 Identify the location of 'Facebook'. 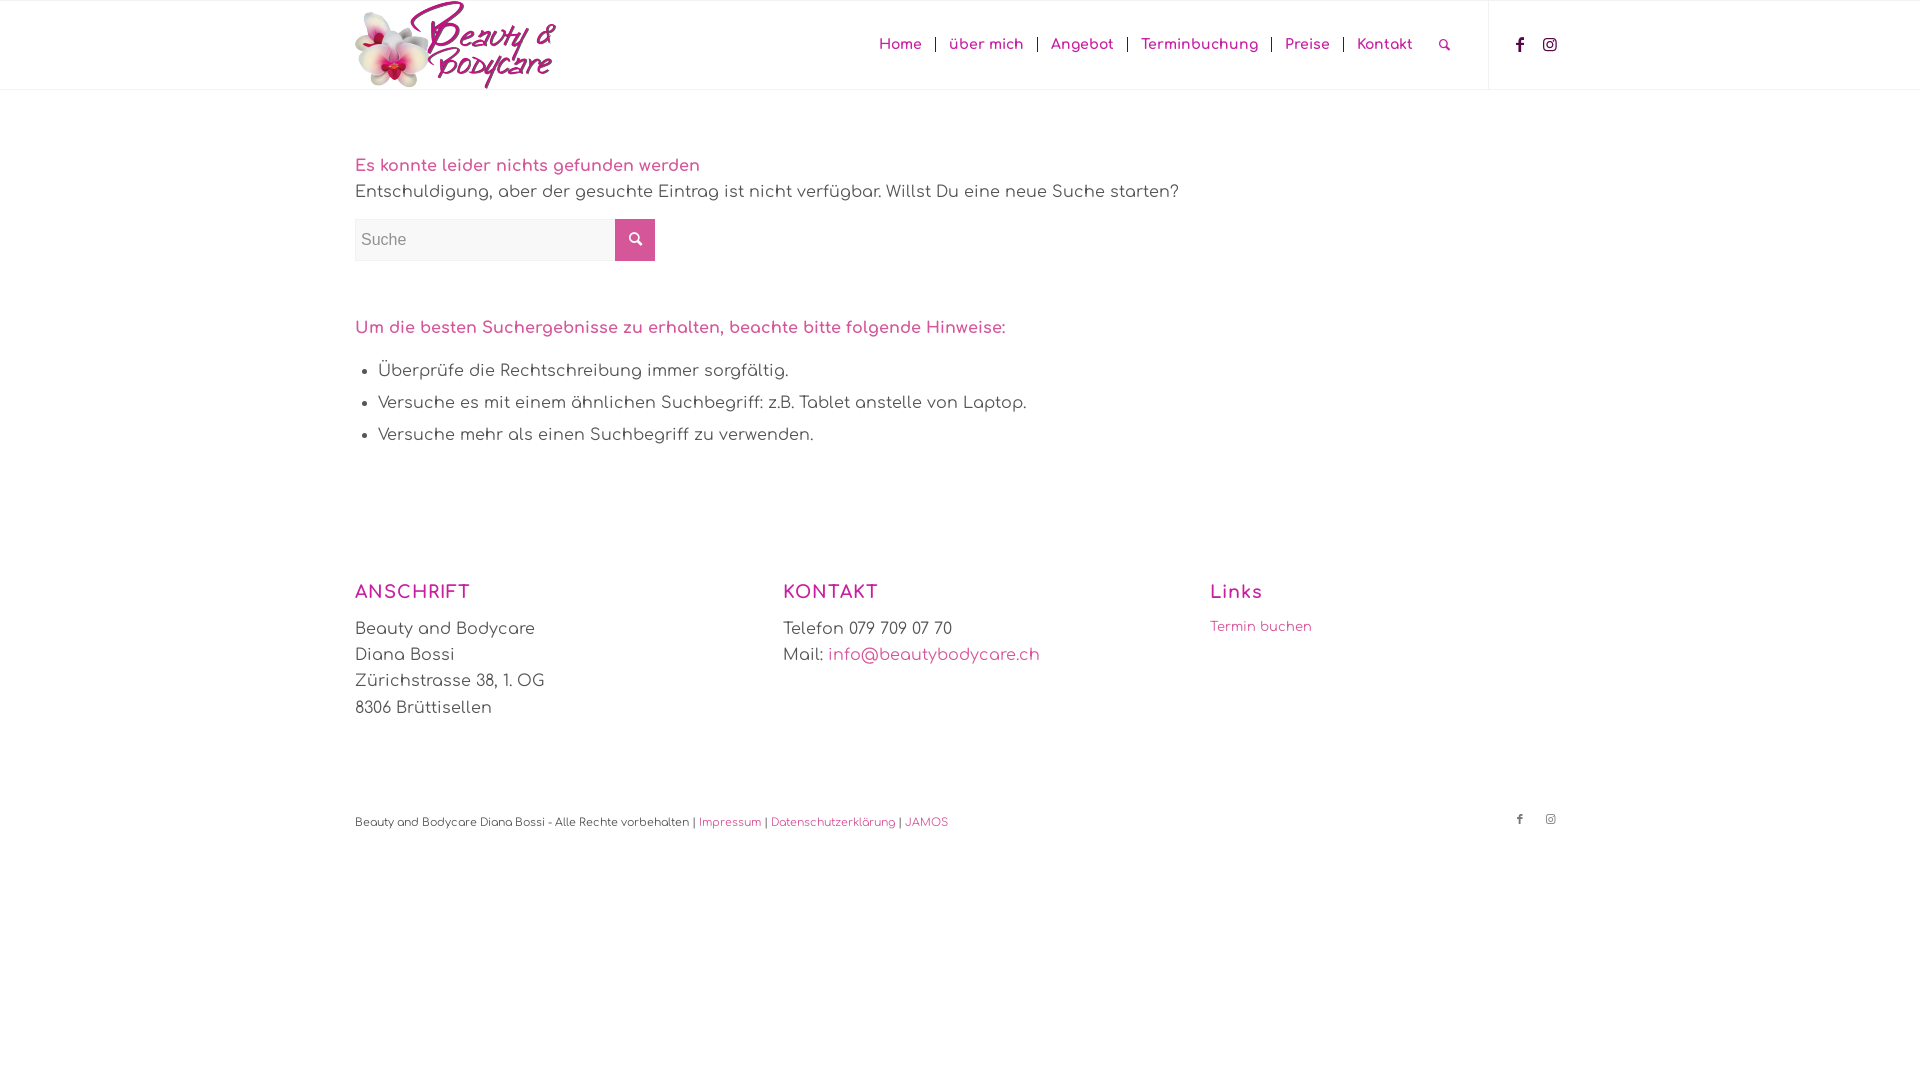
(1520, 820).